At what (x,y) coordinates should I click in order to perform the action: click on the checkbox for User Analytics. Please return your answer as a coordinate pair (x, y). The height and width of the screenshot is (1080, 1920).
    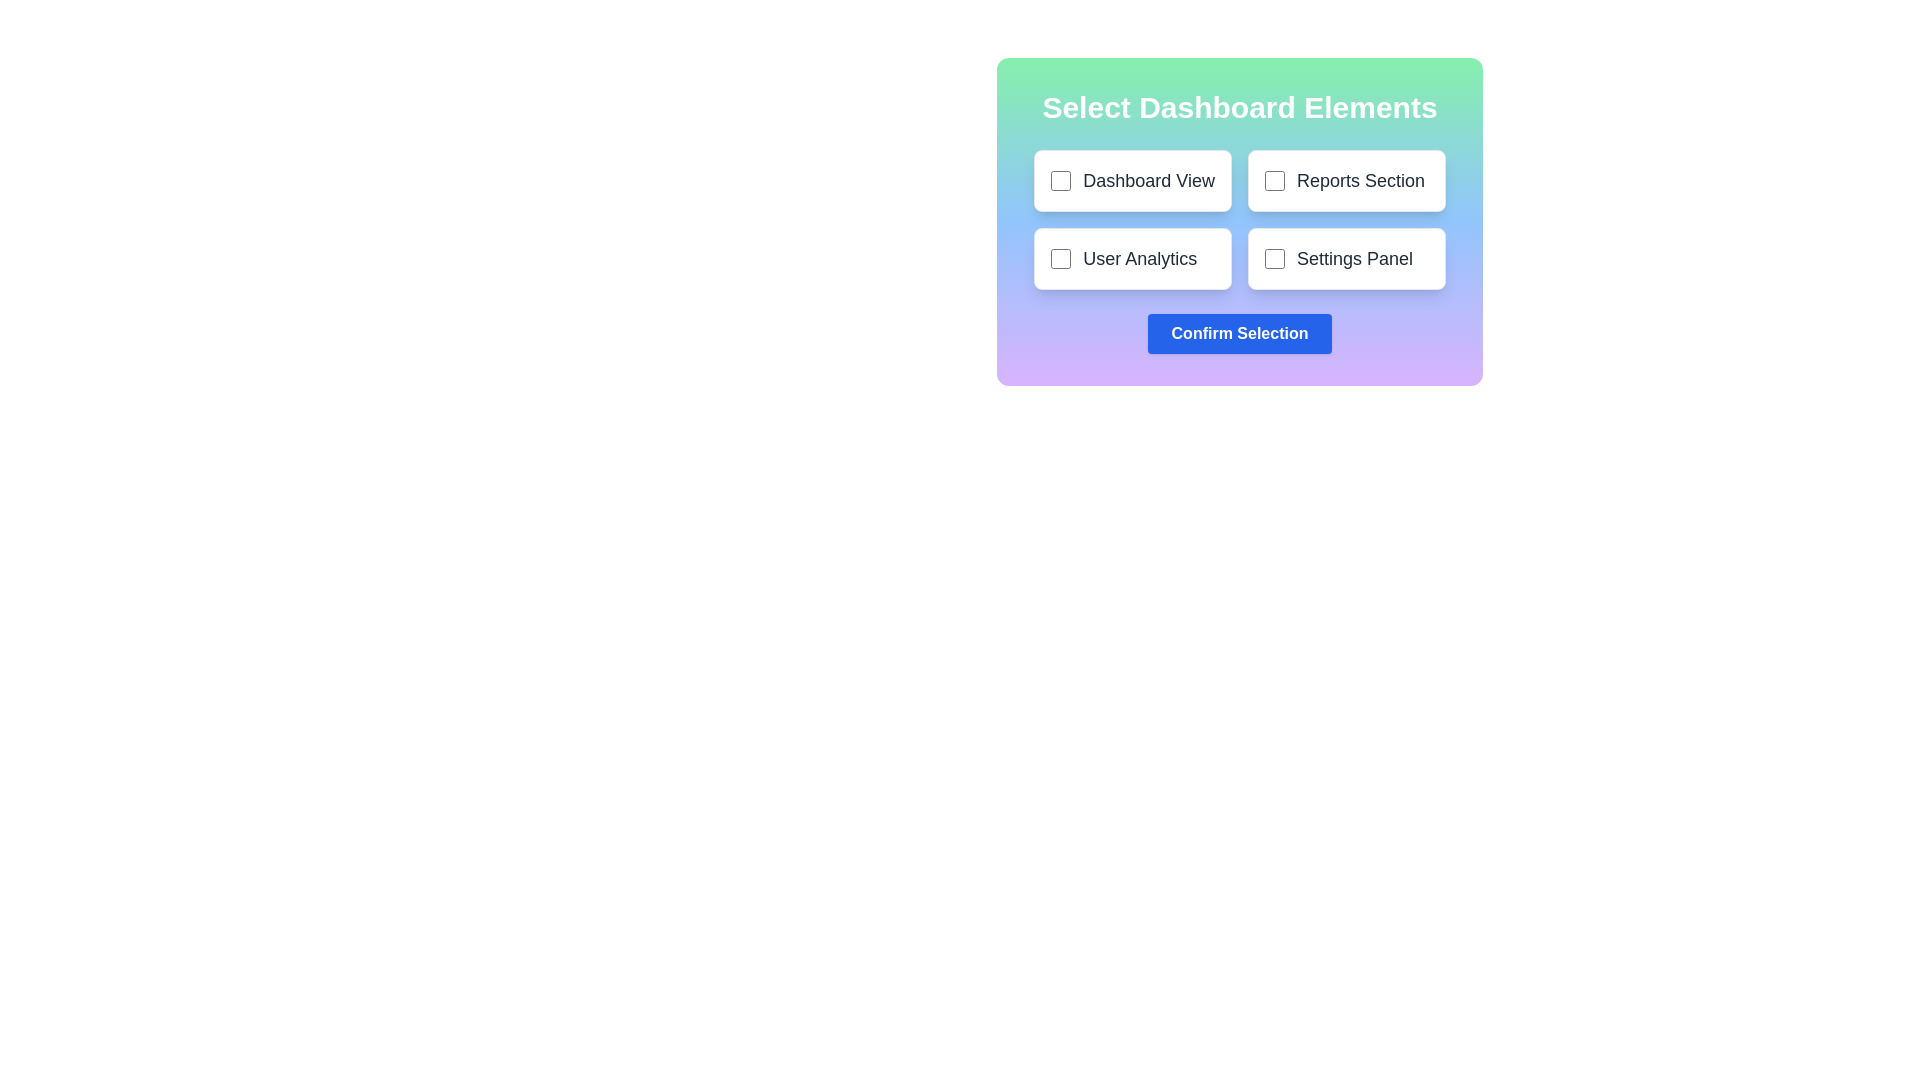
    Looking at the image, I should click on (1060, 257).